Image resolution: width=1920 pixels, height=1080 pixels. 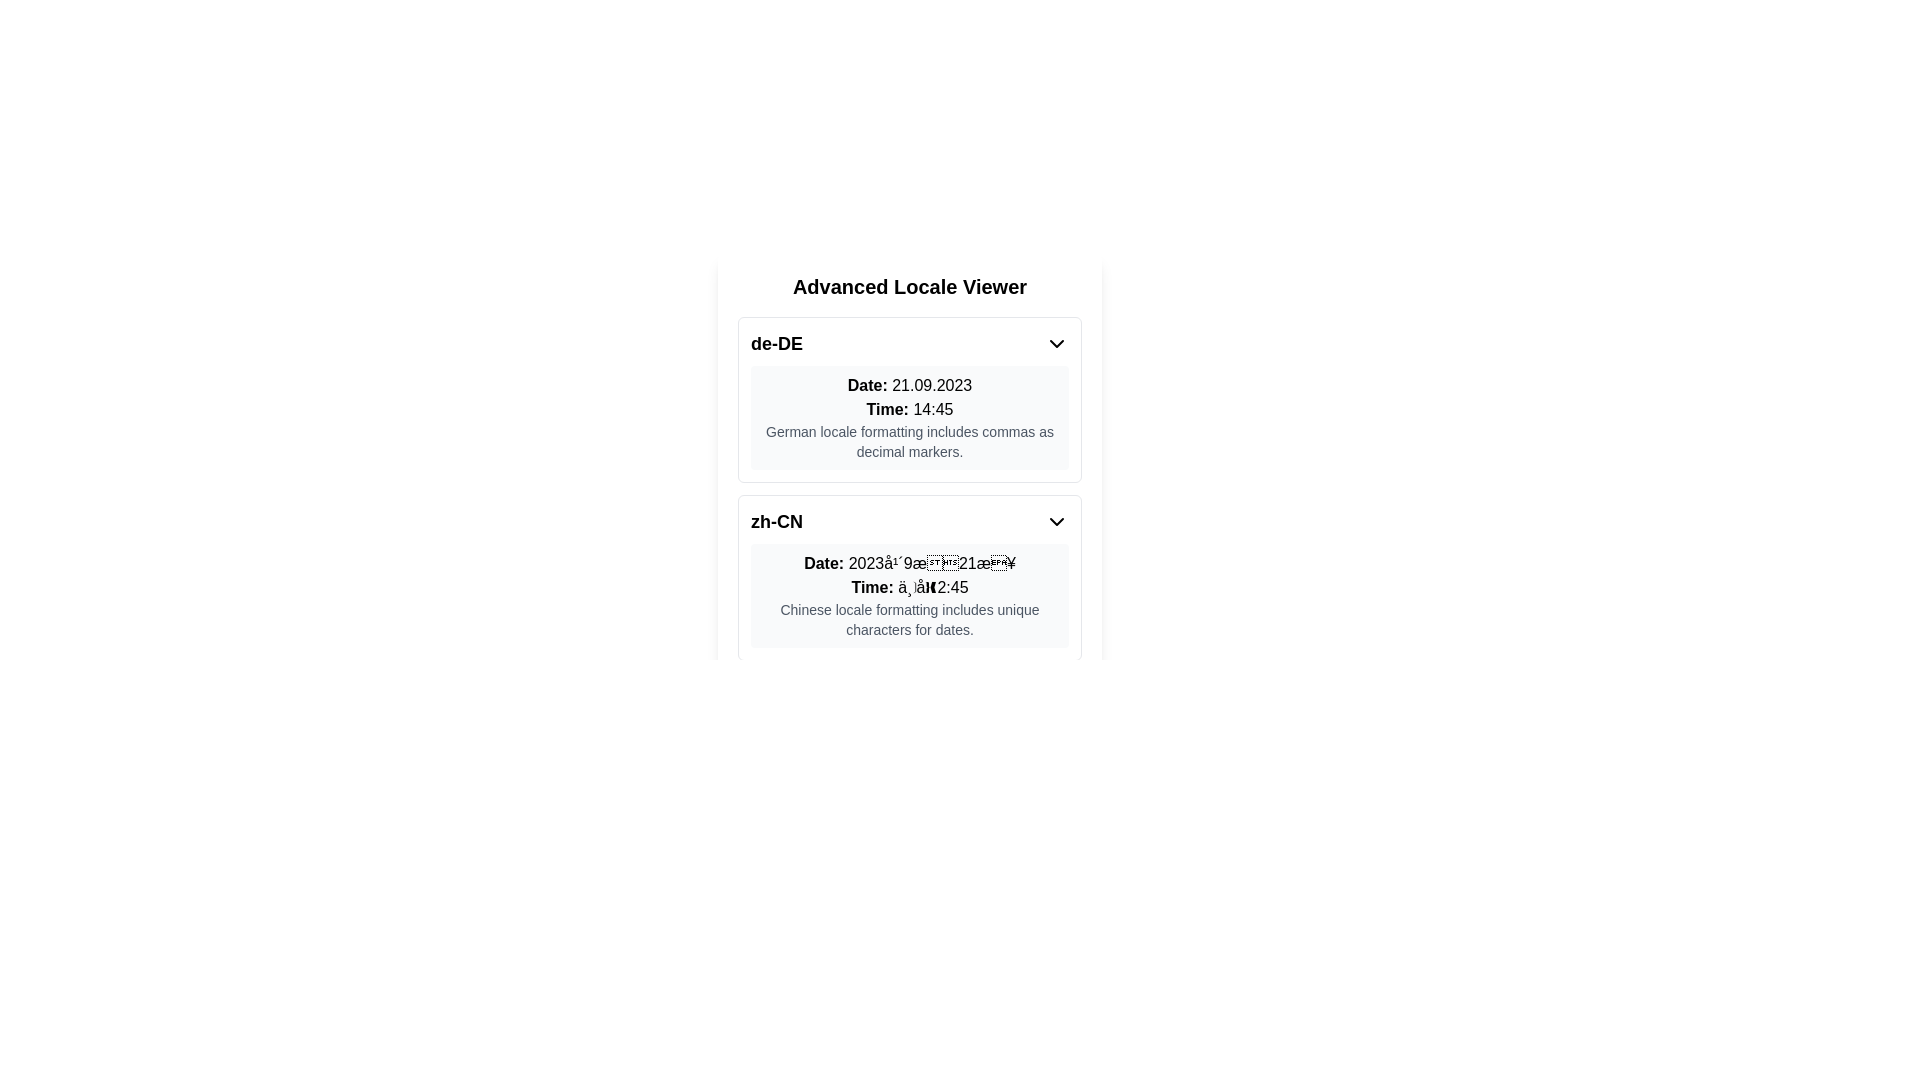 What do you see at coordinates (824, 563) in the screenshot?
I see `the text label displaying 'Date:' in bold formatting, located in the 'zh-CN' section of the interface, at the top of the date and time information block` at bounding box center [824, 563].